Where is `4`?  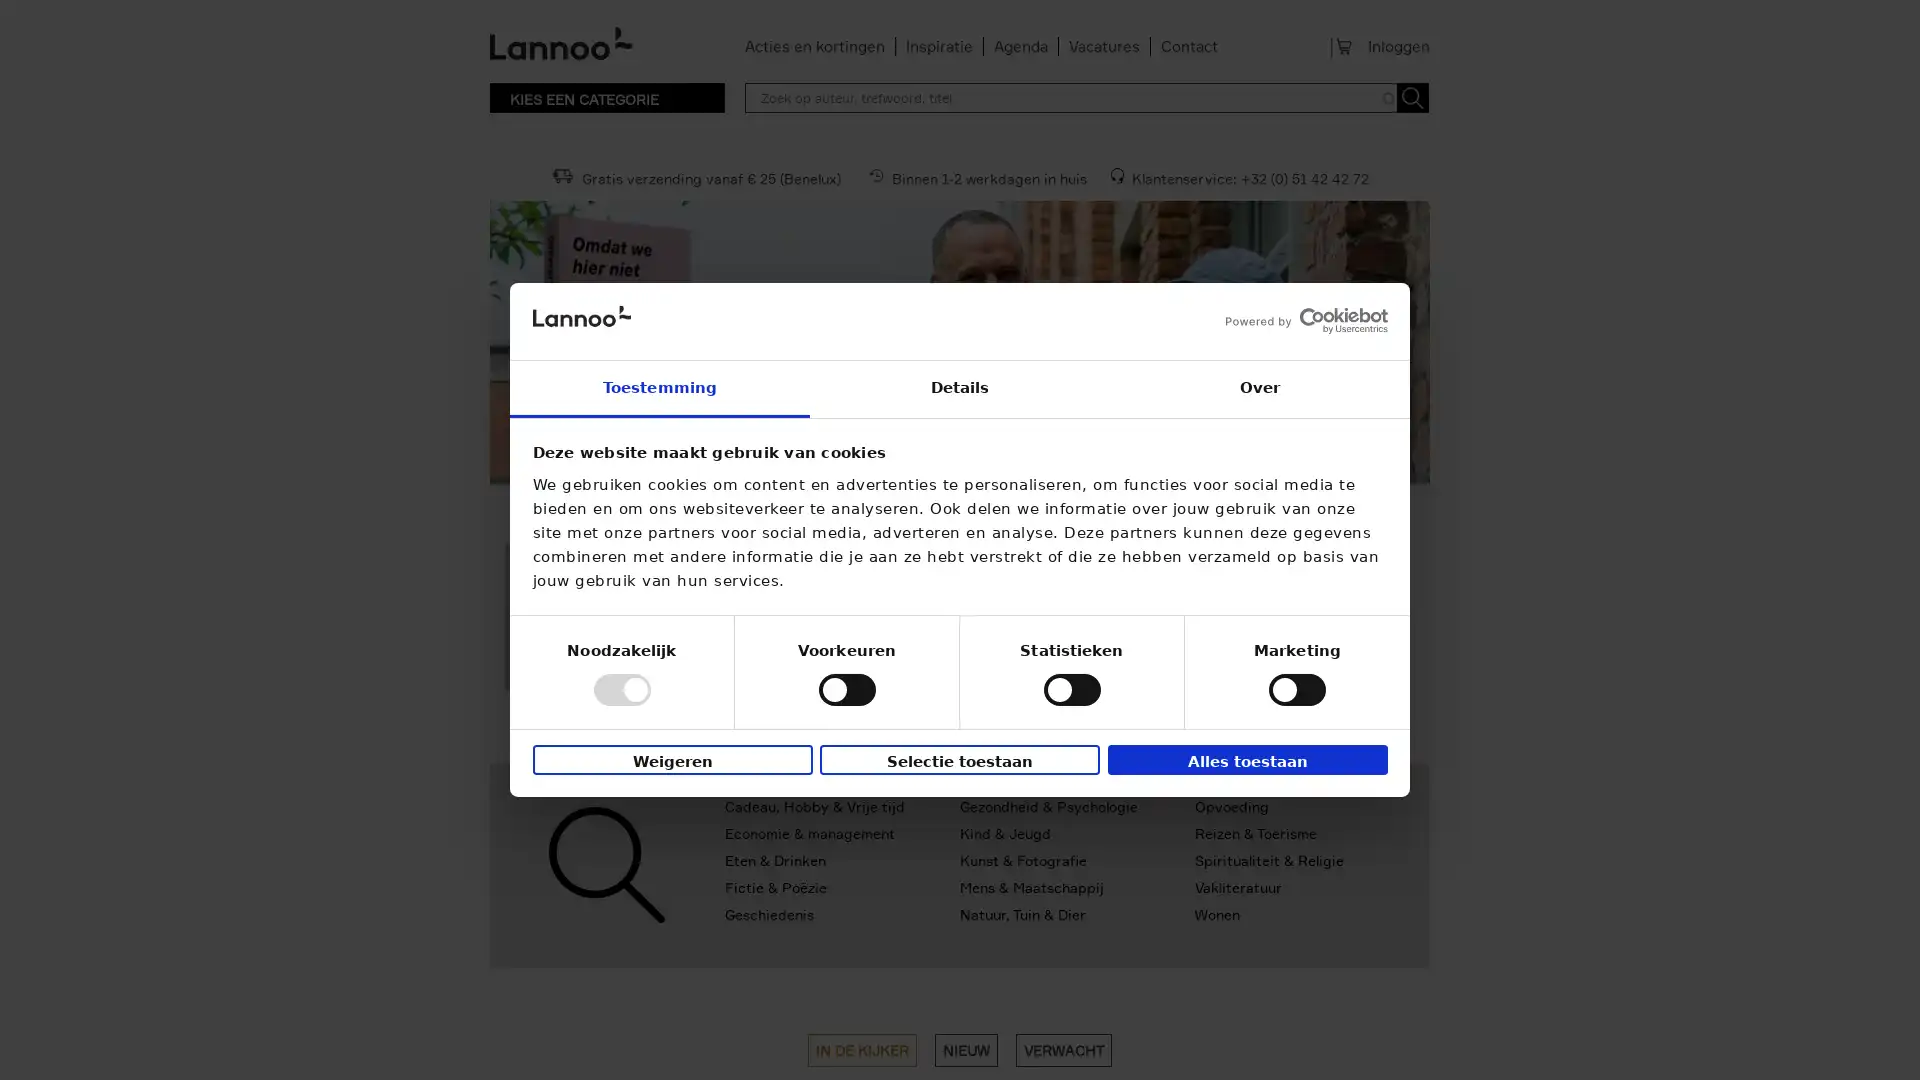
4 is located at coordinates (1004, 463).